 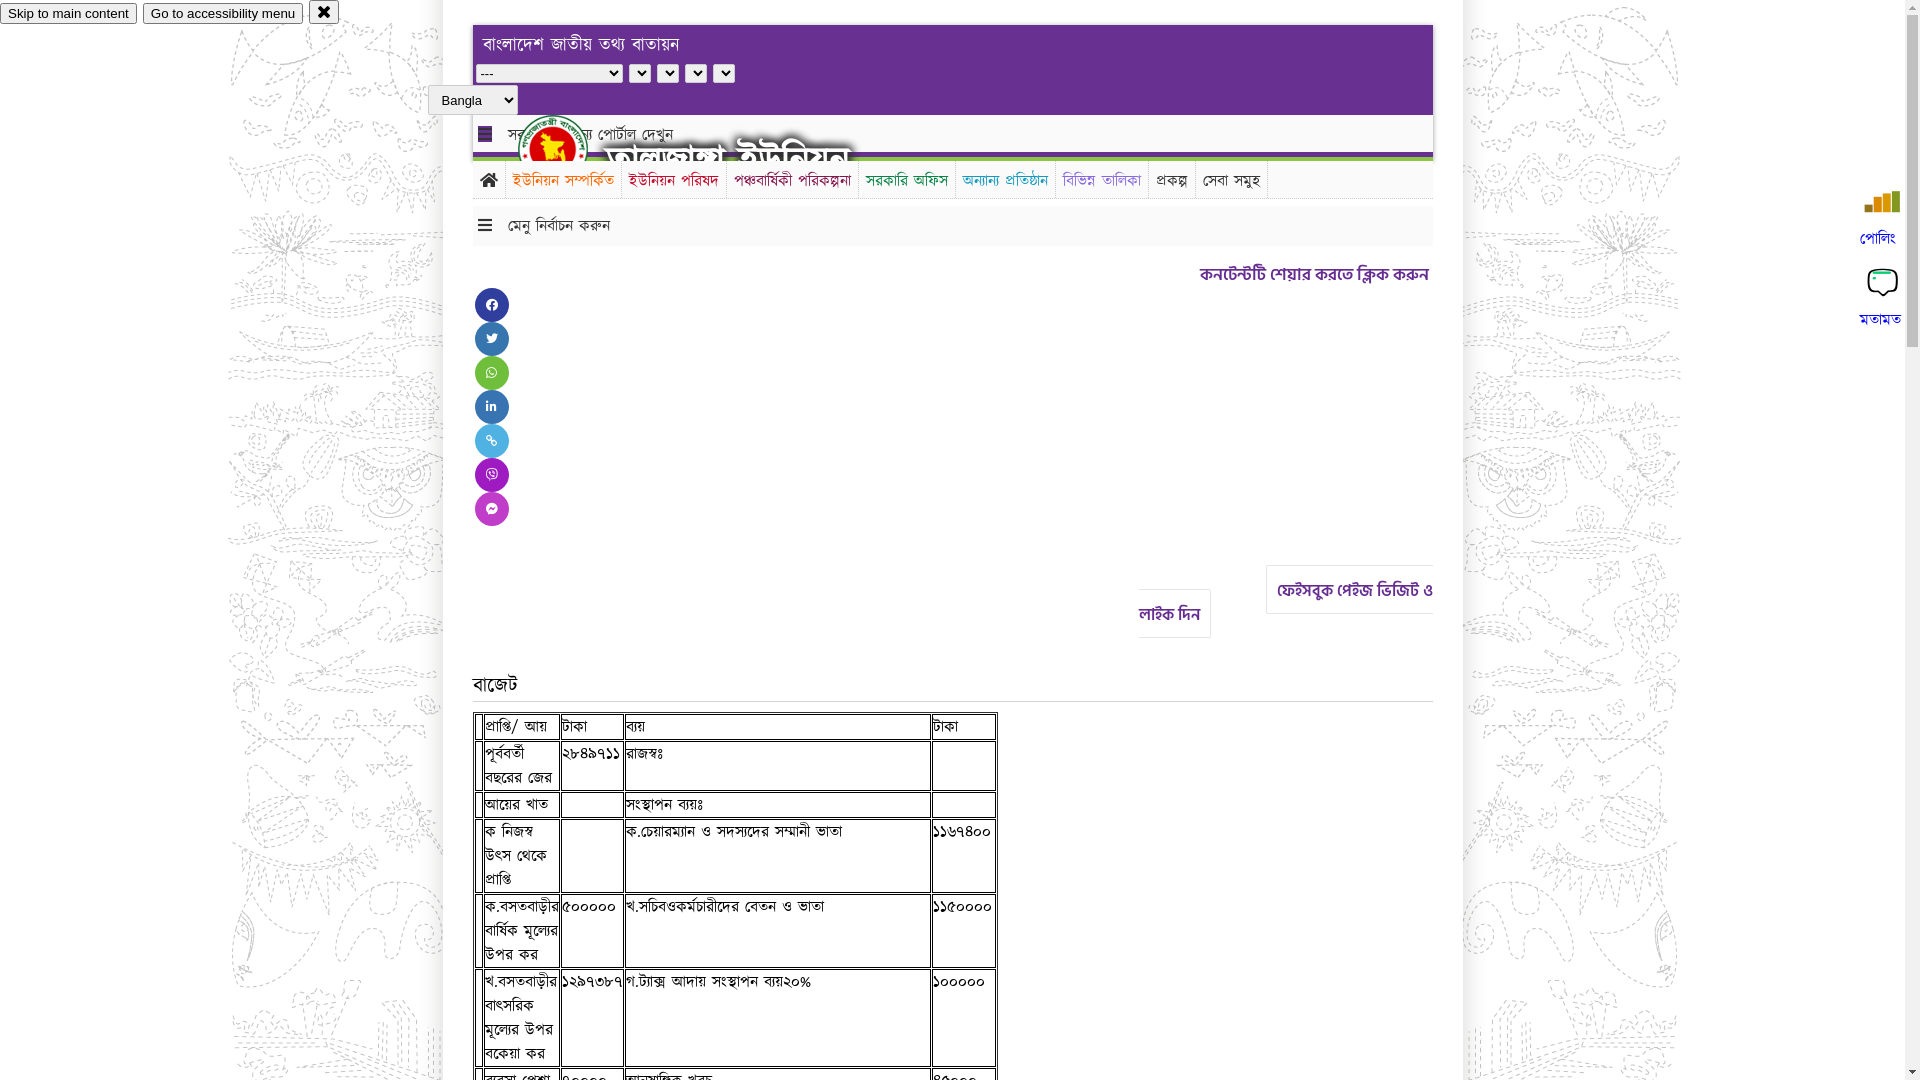 I want to click on ', so click(x=569, y=148).